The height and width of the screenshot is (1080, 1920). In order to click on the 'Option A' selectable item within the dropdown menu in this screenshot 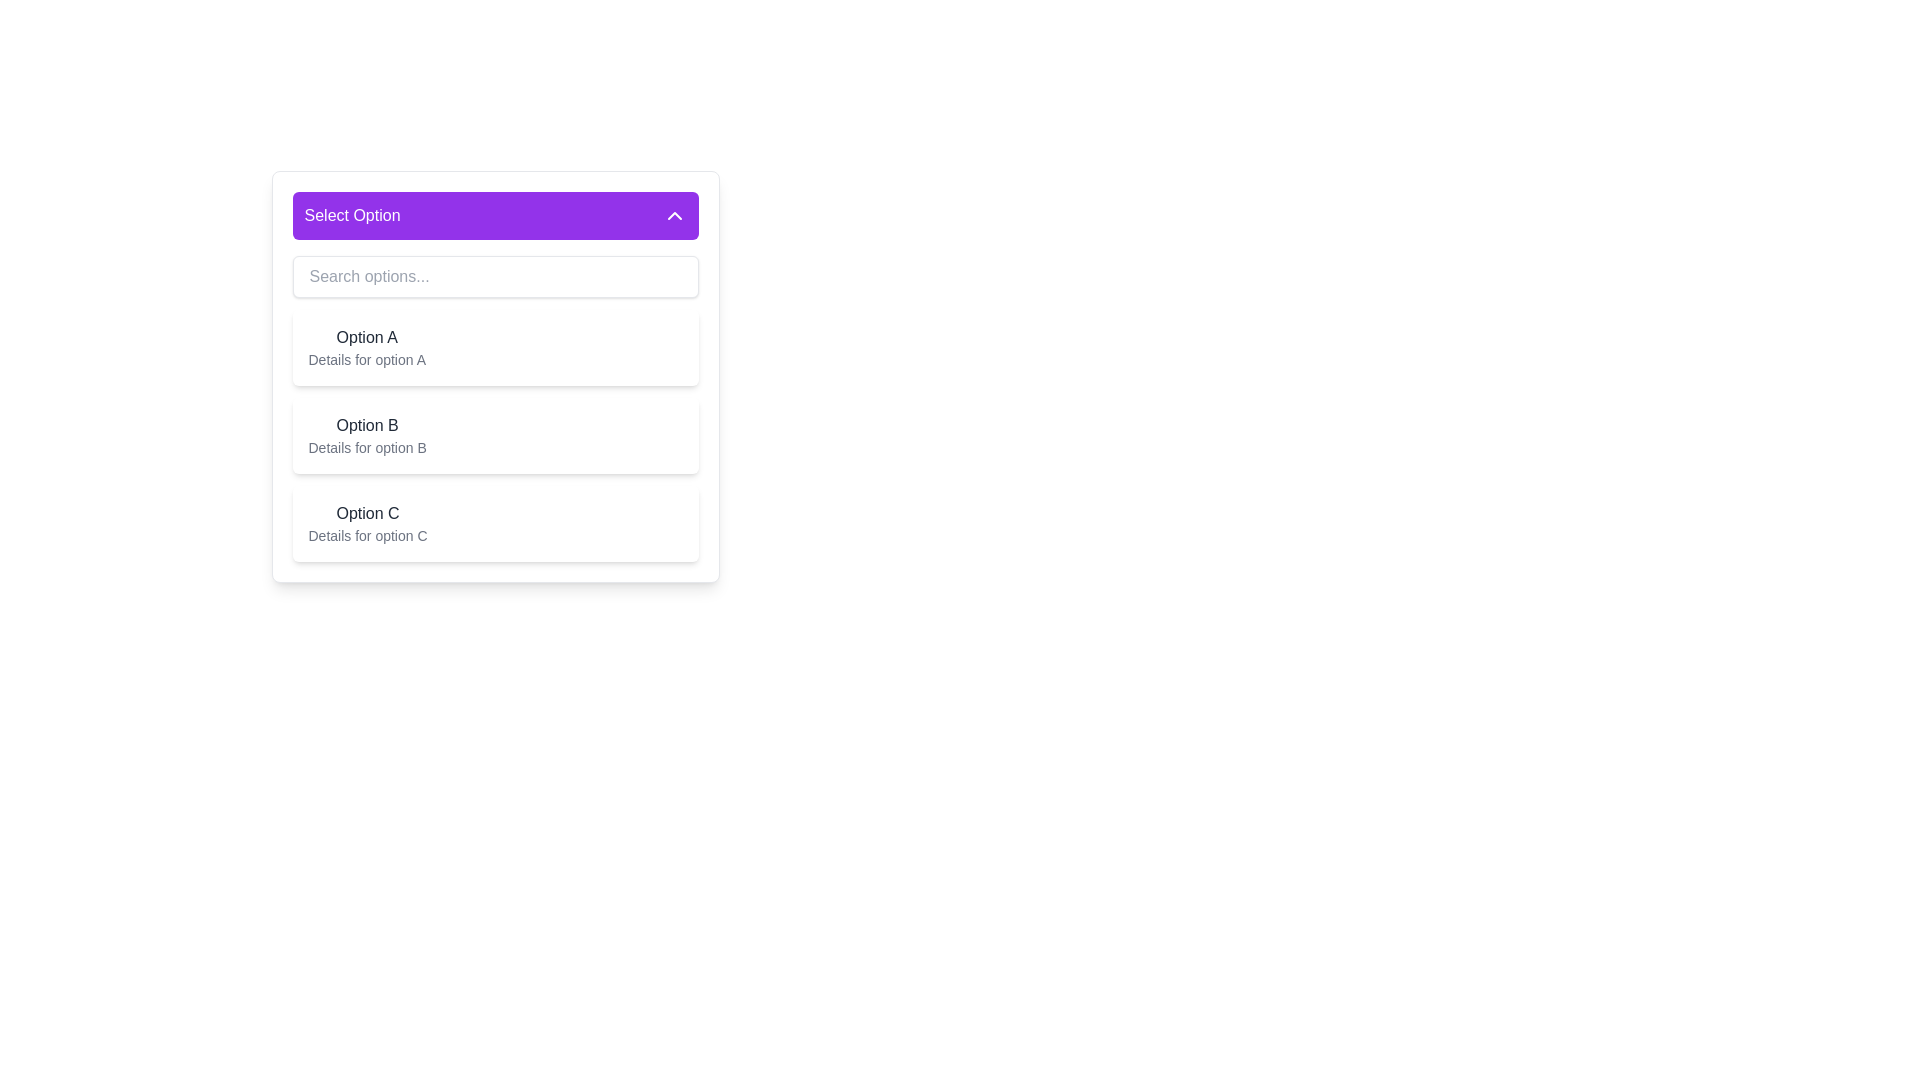, I will do `click(367, 346)`.